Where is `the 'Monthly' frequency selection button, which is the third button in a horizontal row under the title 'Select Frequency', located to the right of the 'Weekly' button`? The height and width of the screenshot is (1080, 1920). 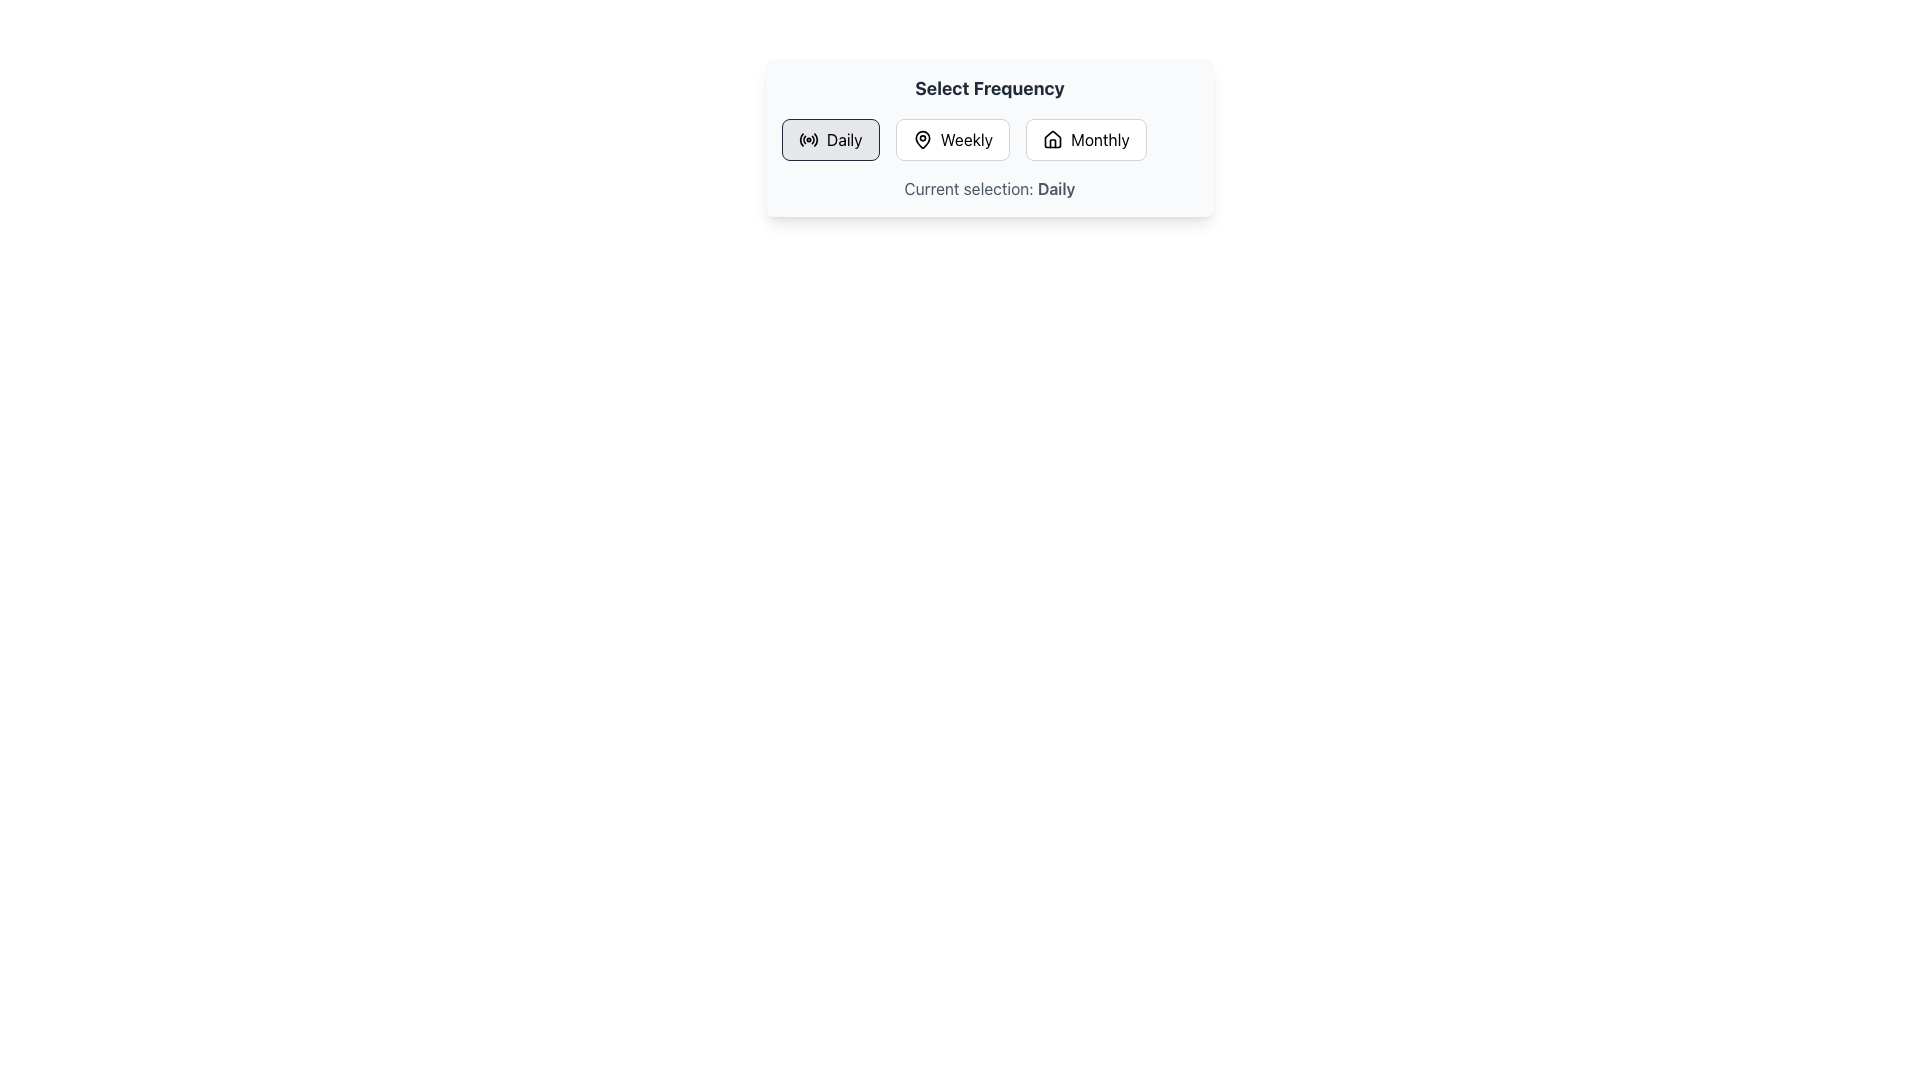
the 'Monthly' frequency selection button, which is the third button in a horizontal row under the title 'Select Frequency', located to the right of the 'Weekly' button is located at coordinates (1085, 138).